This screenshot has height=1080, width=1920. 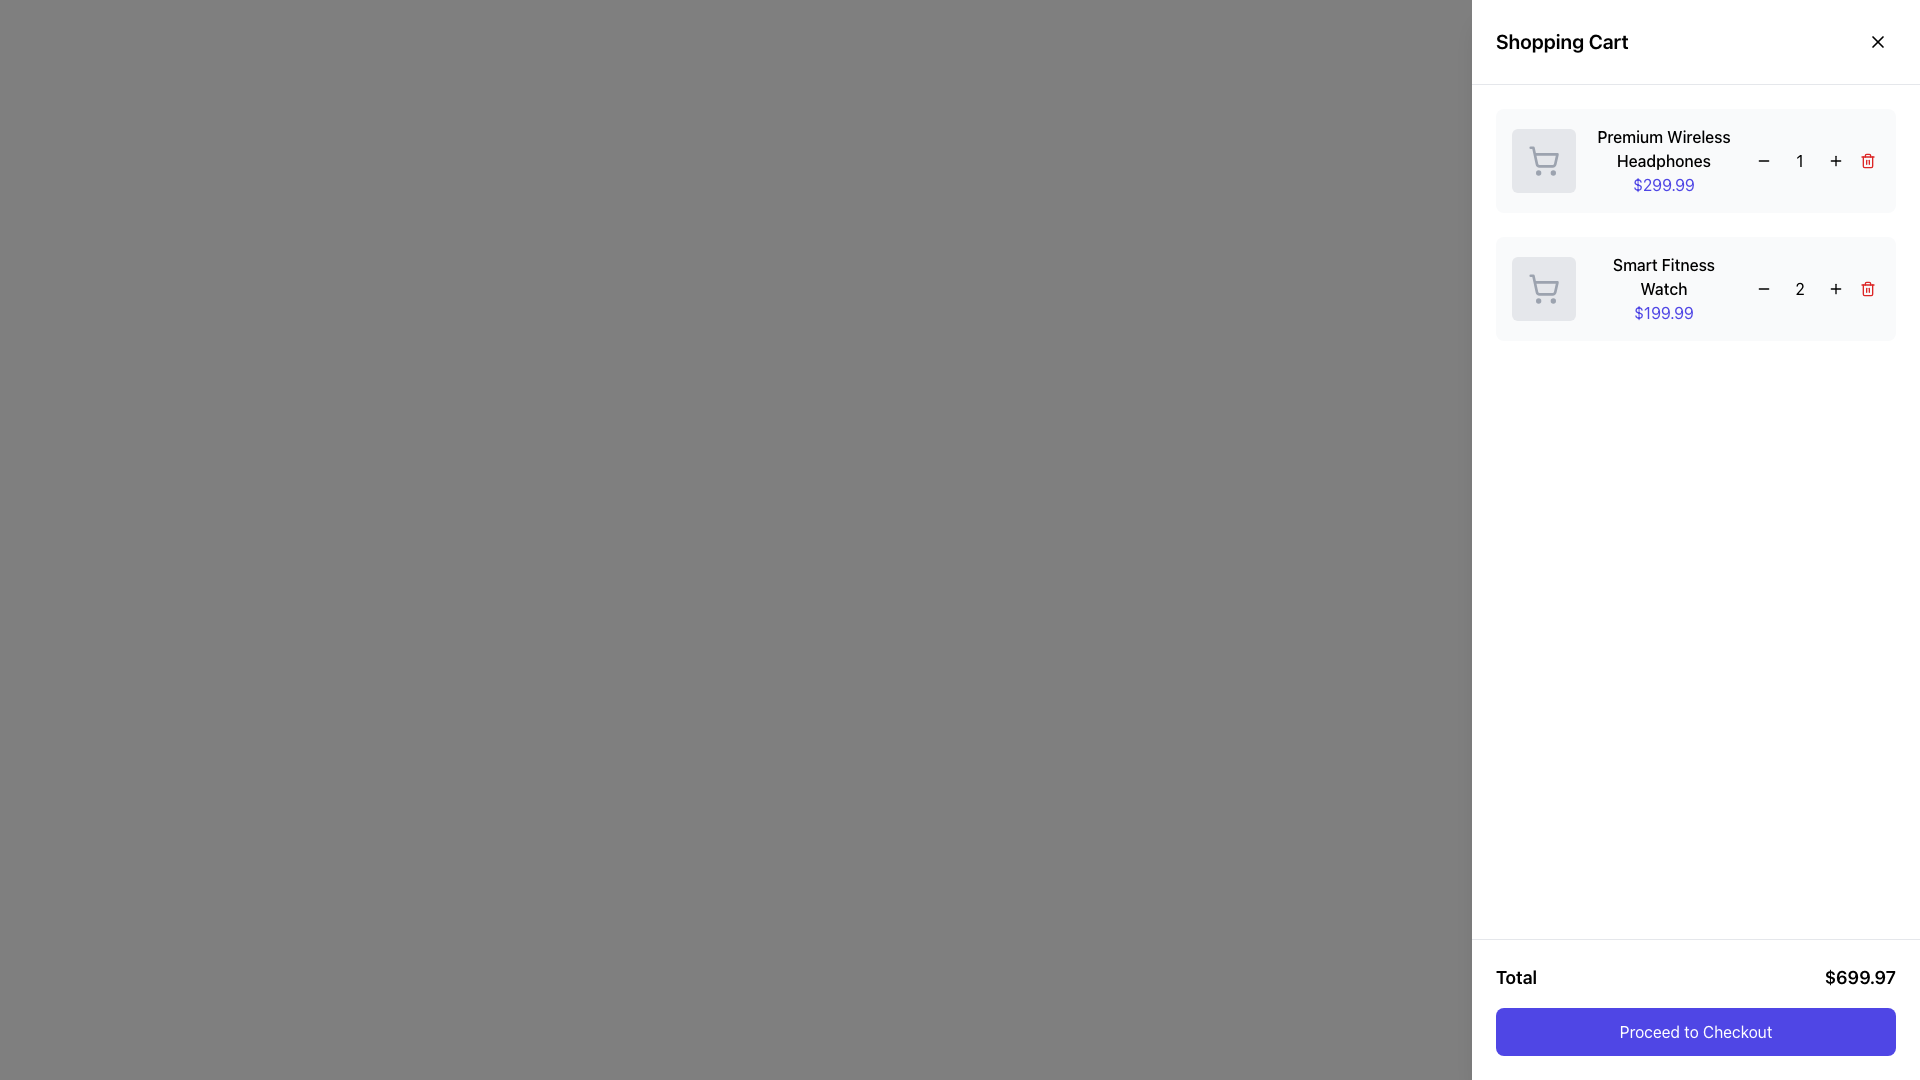 I want to click on the decrement button located on the right side of the first item's description in the shopping cart to decrease the quantity, so click(x=1763, y=160).